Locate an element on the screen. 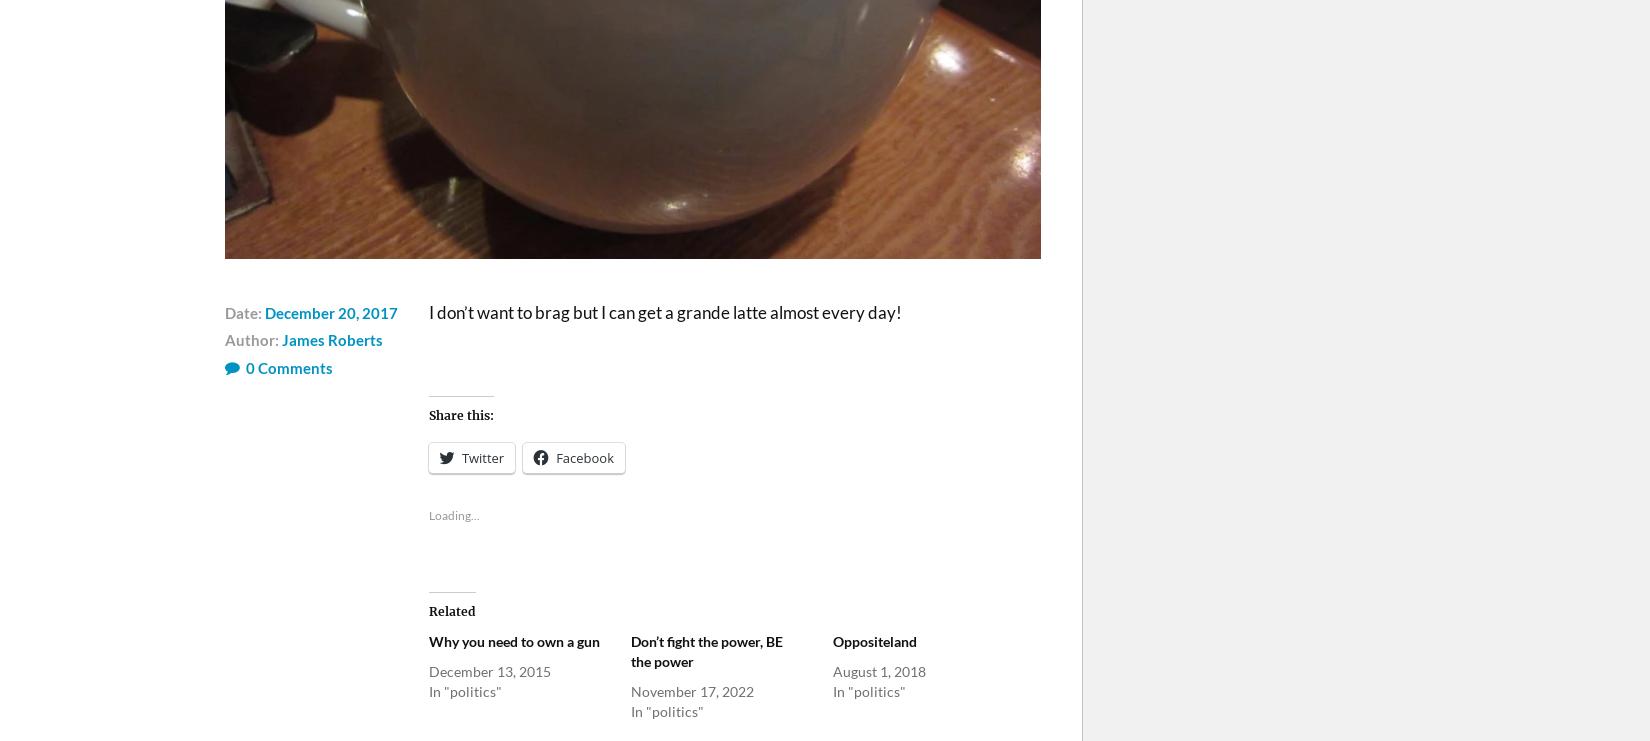  'Date:' is located at coordinates (245, 311).